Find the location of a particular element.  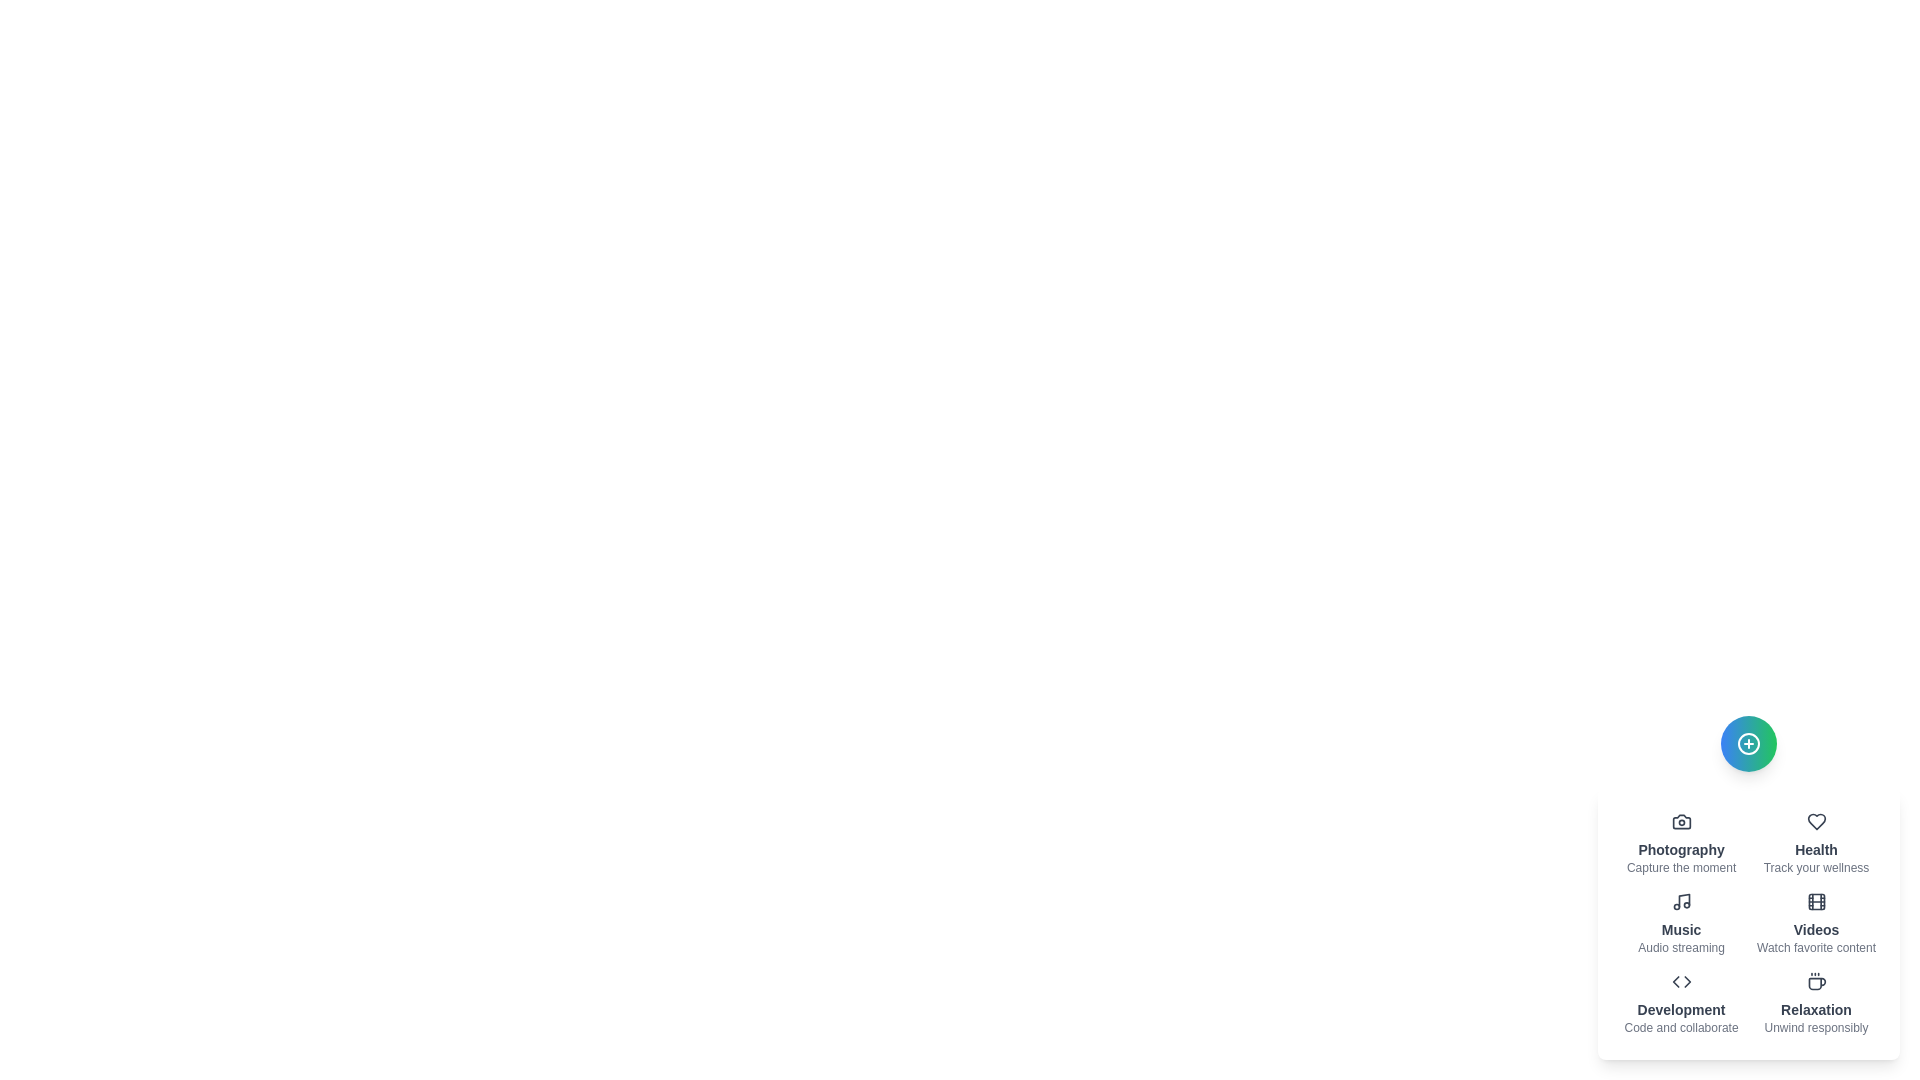

the toggle button to change the visibility of the action menu is located at coordinates (1747, 744).